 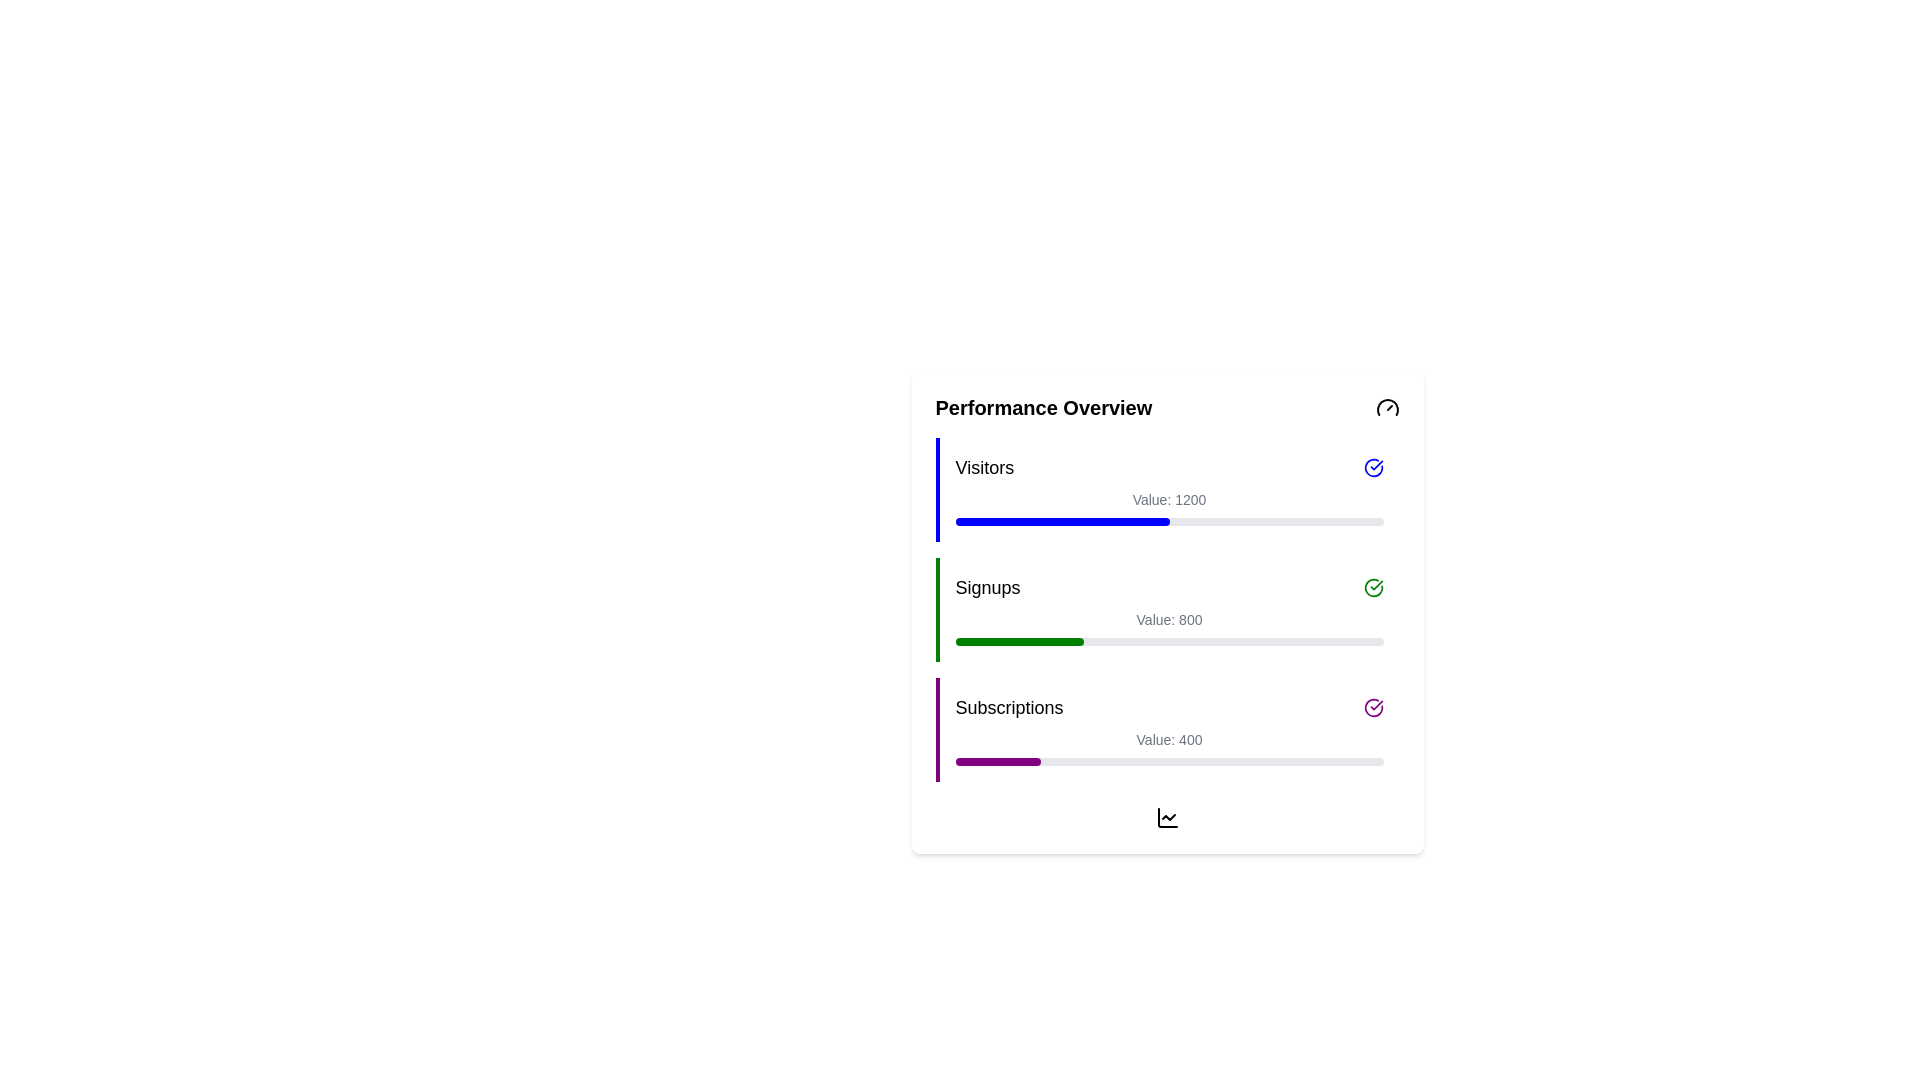 I want to click on the gauge icon in the 'Performance Overview' section, positioned at the far right of the header, adjacent to the title text, so click(x=1386, y=407).